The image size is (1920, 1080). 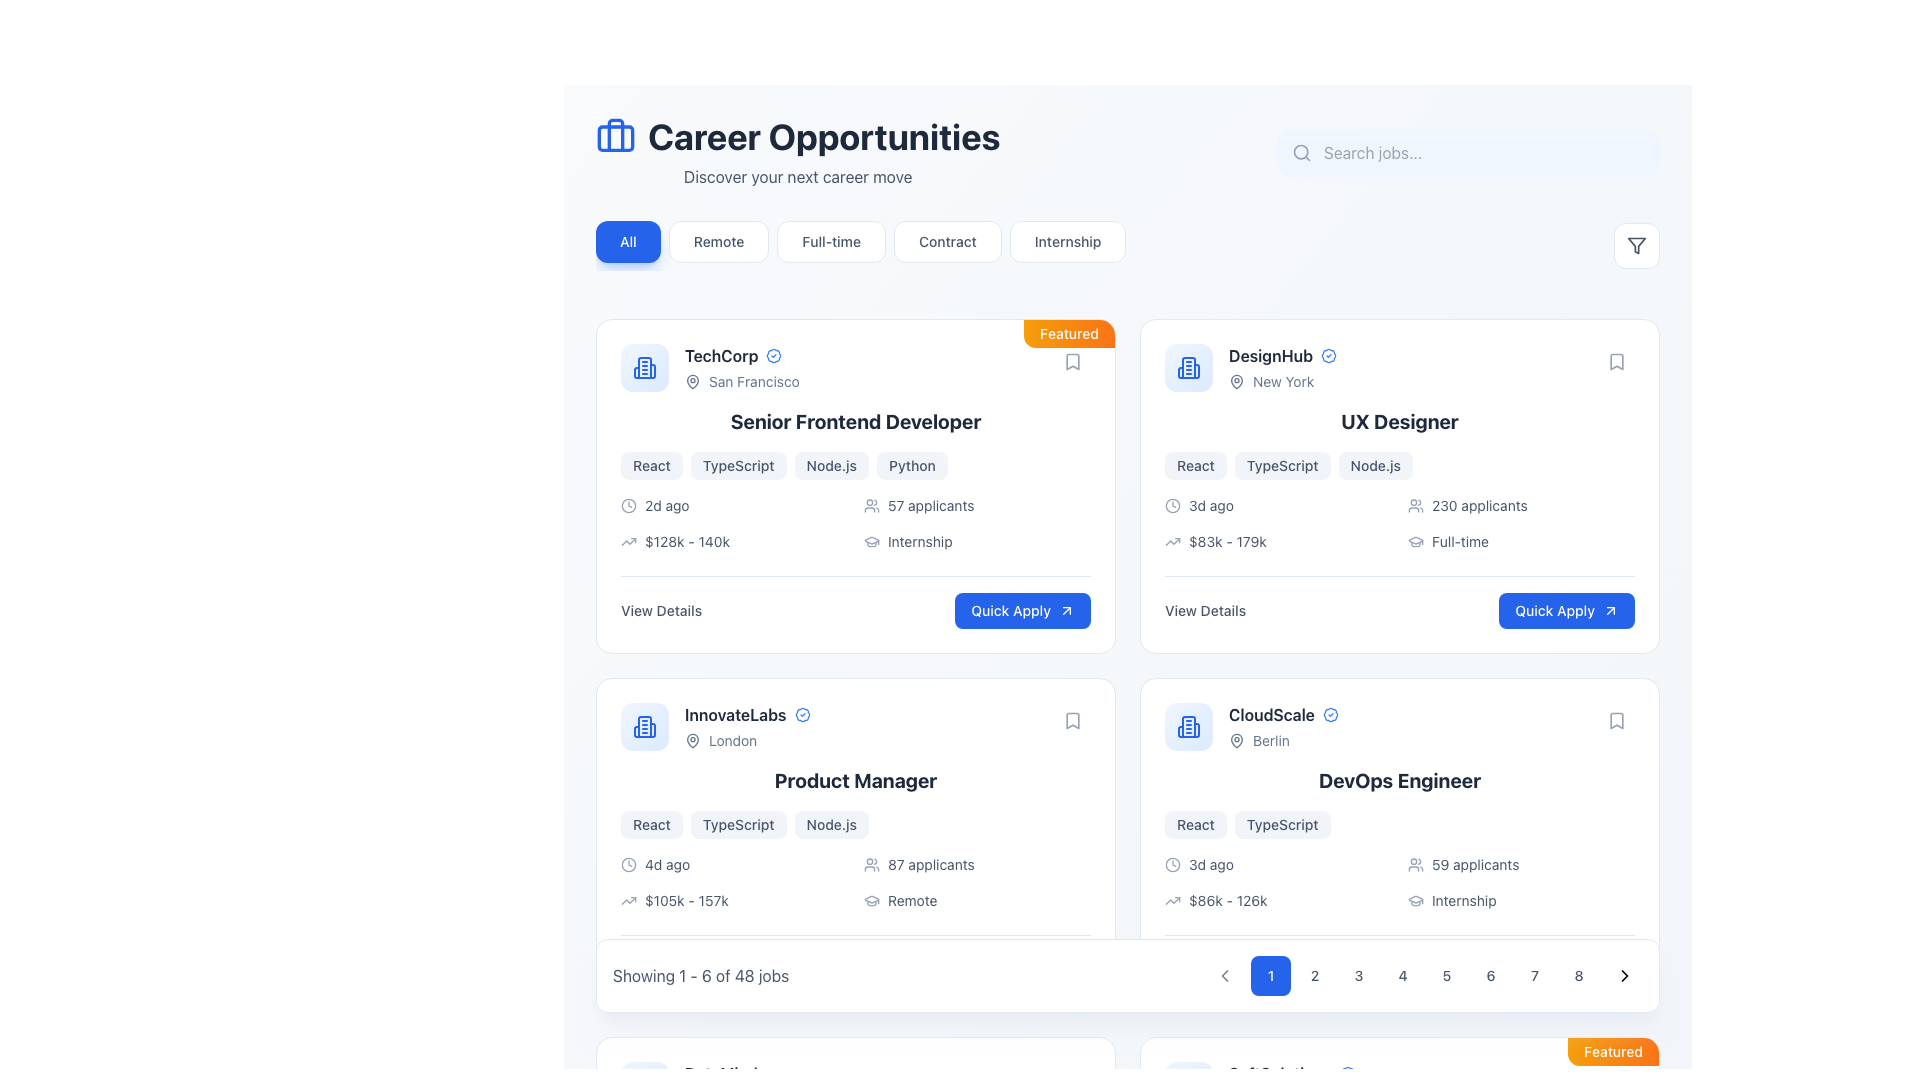 What do you see at coordinates (773, 354) in the screenshot?
I see `static SVG icon resembling a badge with a check mark, located to the right of the 'TechCorp' text in the header of the job posting card` at bounding box center [773, 354].